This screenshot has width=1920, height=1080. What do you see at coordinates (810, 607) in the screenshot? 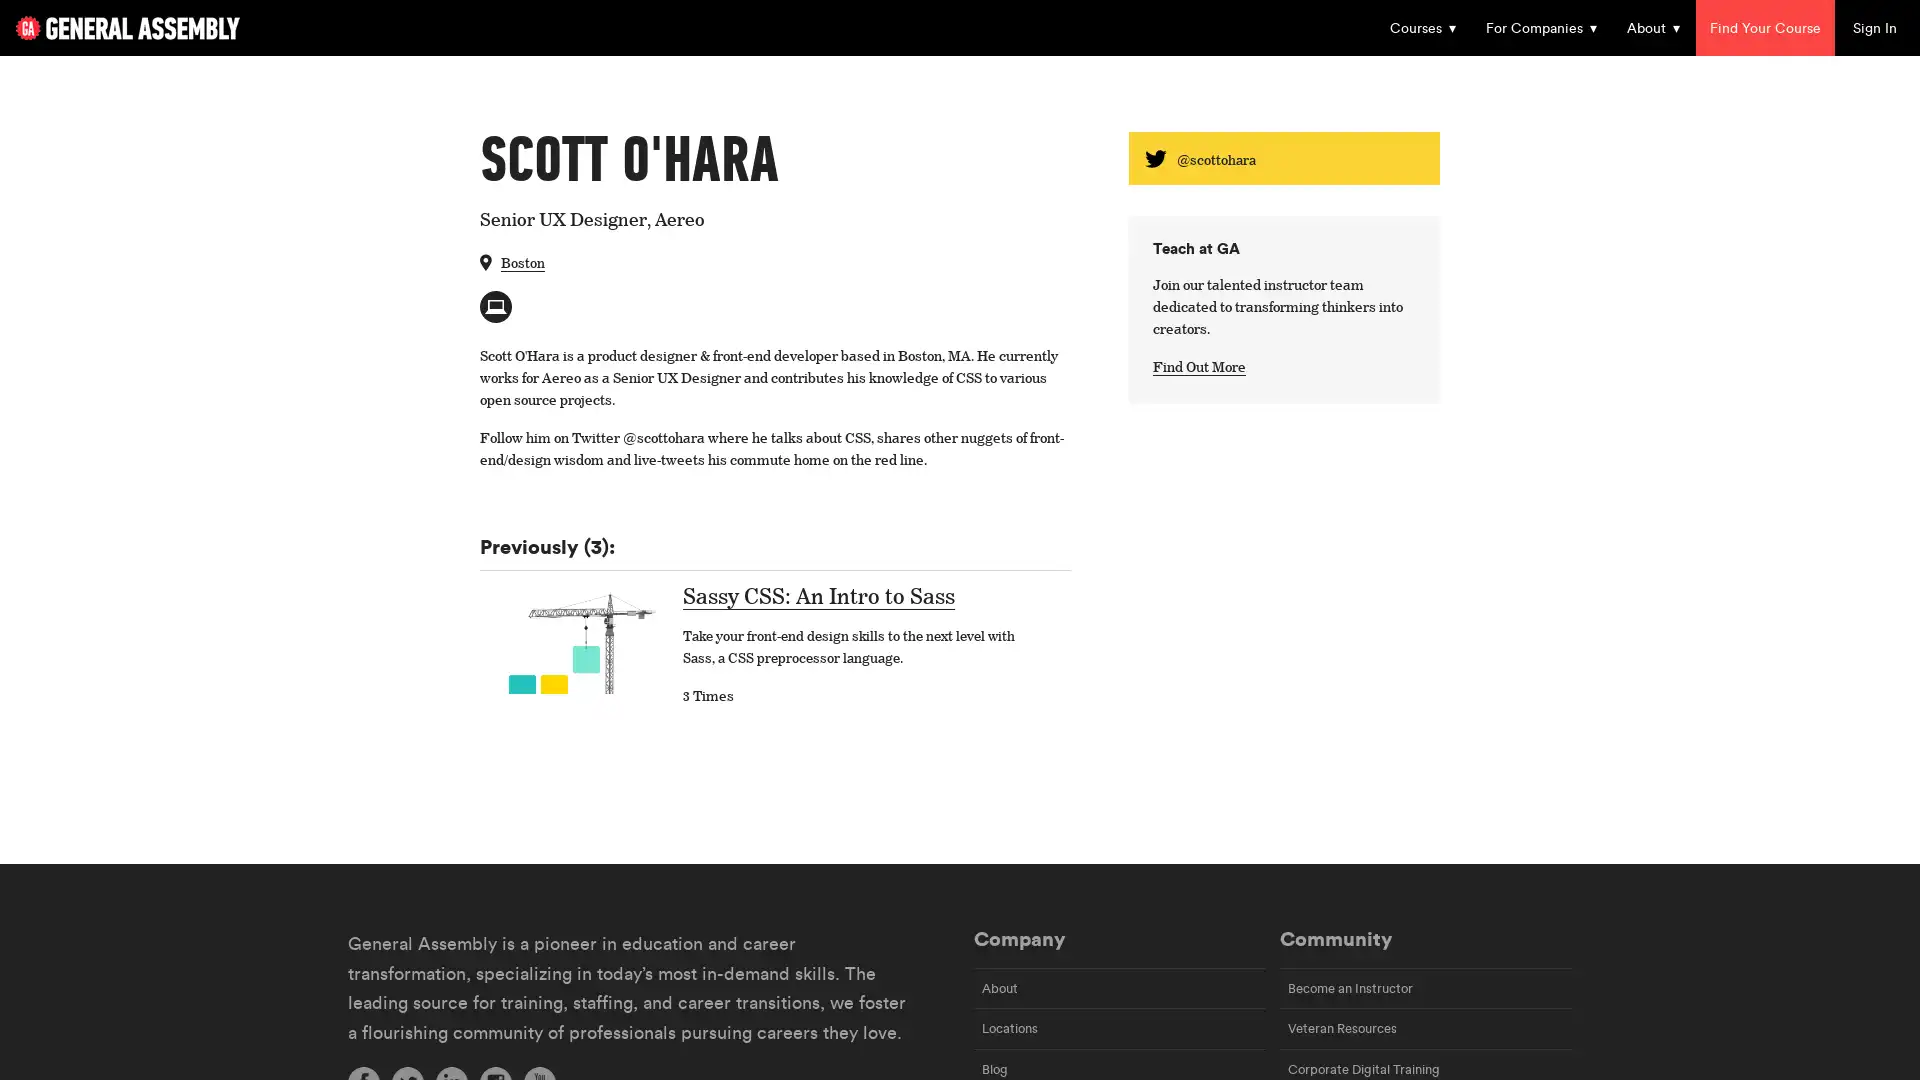
I see `Subscribe + Save` at bounding box center [810, 607].